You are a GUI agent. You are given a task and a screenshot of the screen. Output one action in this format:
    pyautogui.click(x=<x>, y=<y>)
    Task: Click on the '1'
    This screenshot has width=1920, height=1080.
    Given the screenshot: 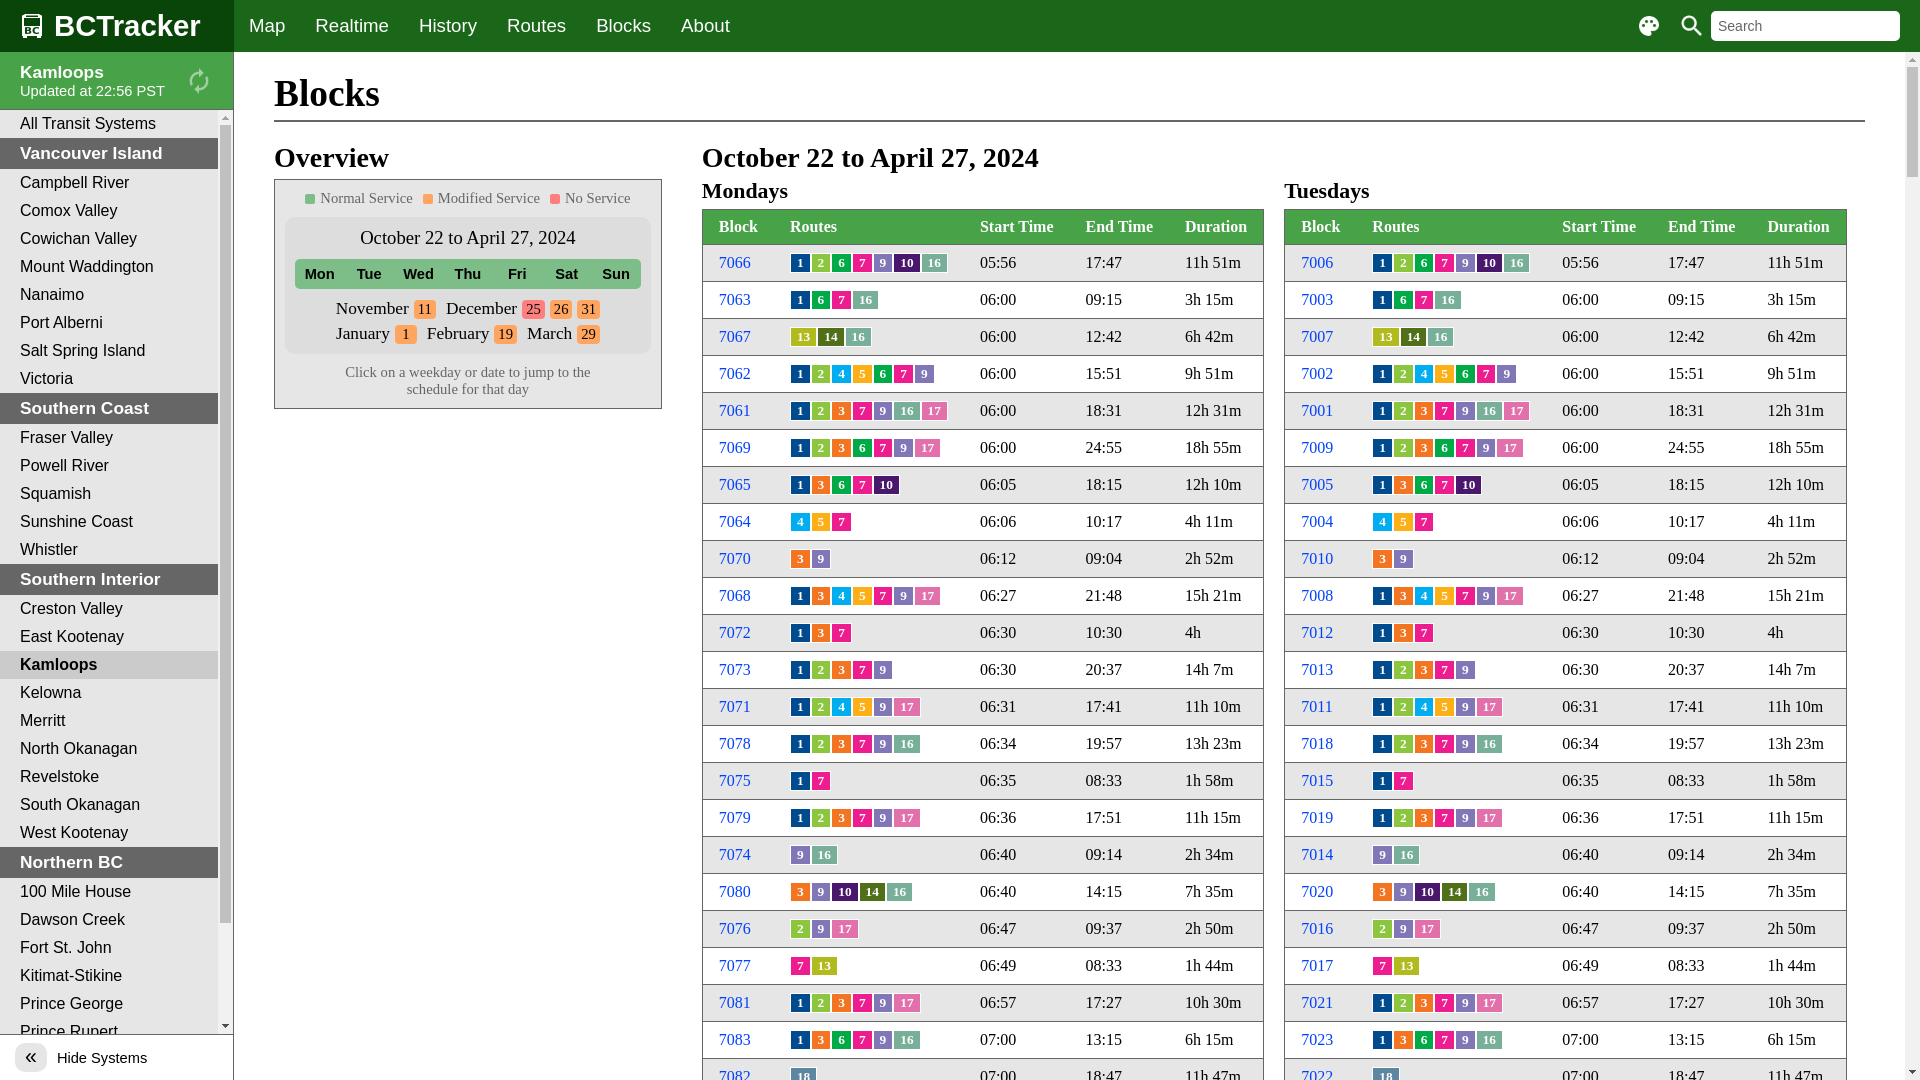 What is the action you would take?
    pyautogui.click(x=1381, y=595)
    